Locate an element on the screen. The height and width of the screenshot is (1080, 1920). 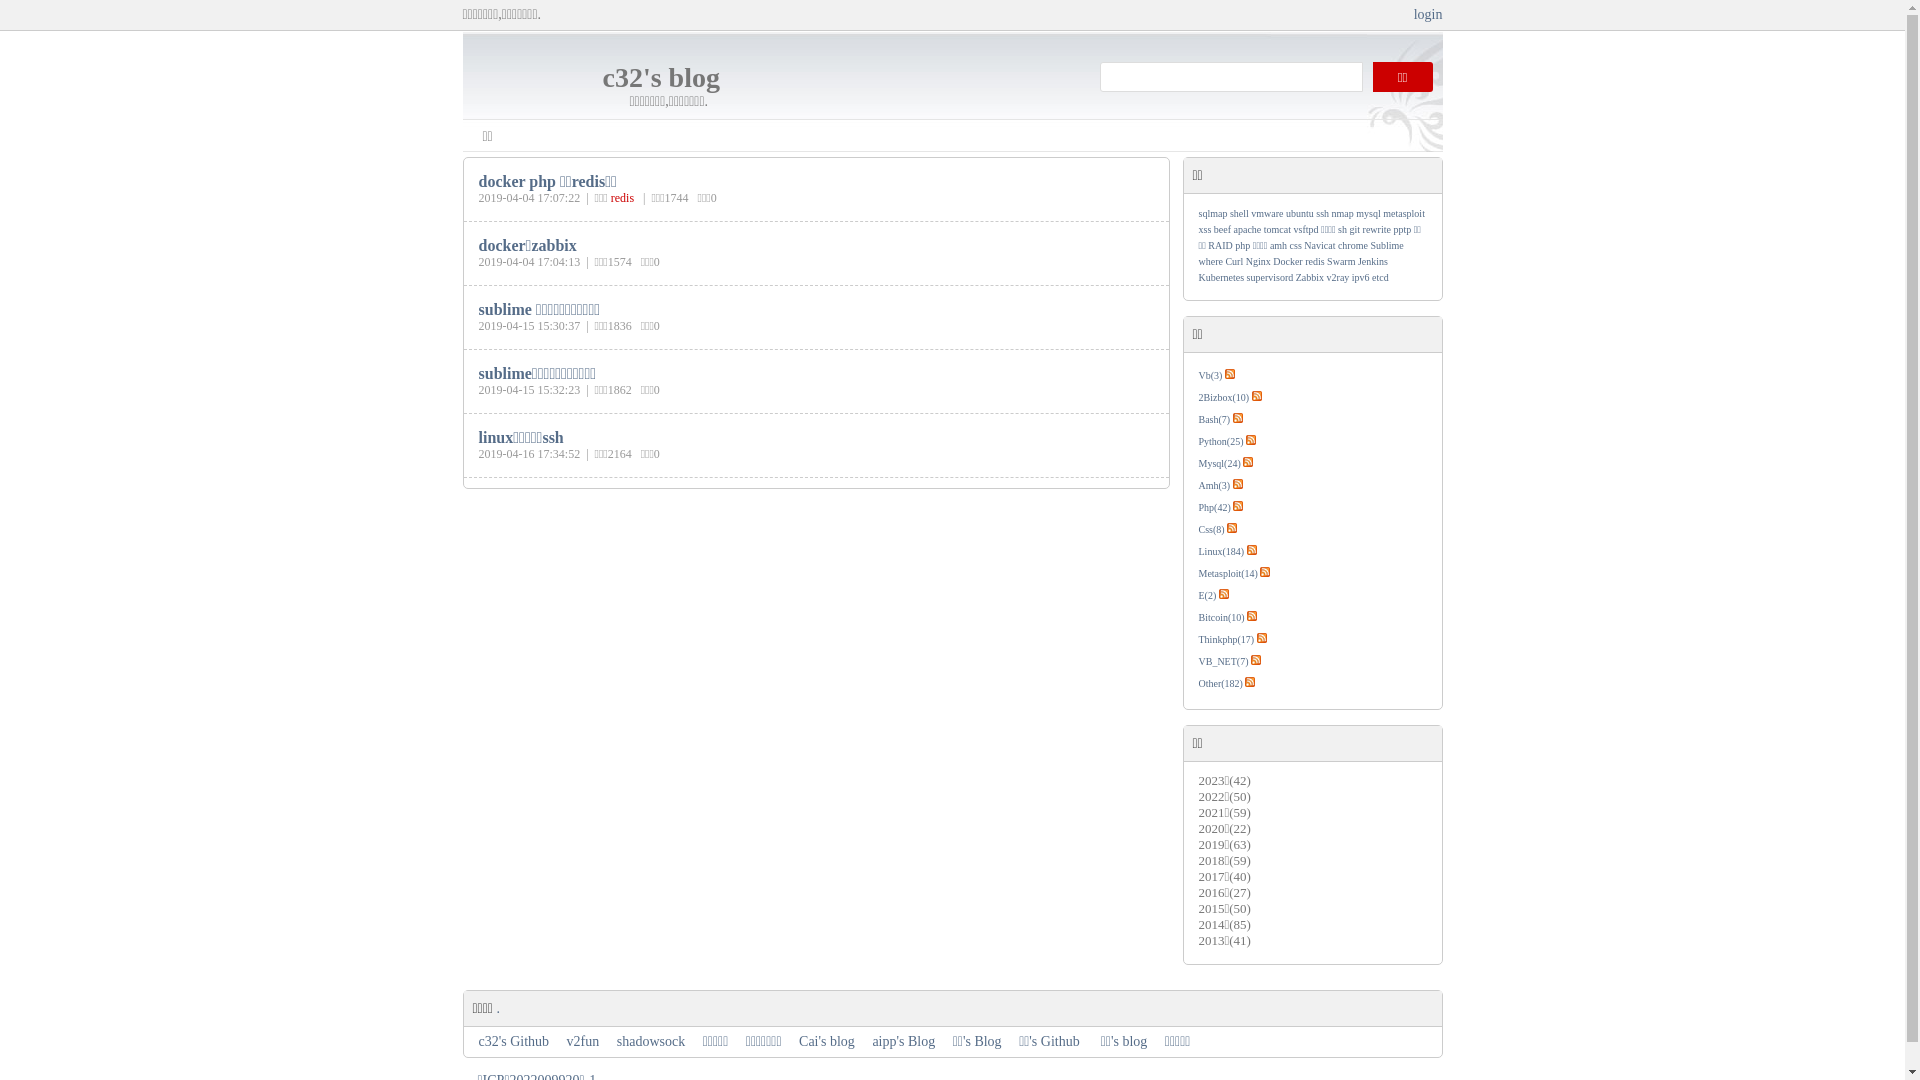
'Bitcoin(10)' is located at coordinates (1198, 616).